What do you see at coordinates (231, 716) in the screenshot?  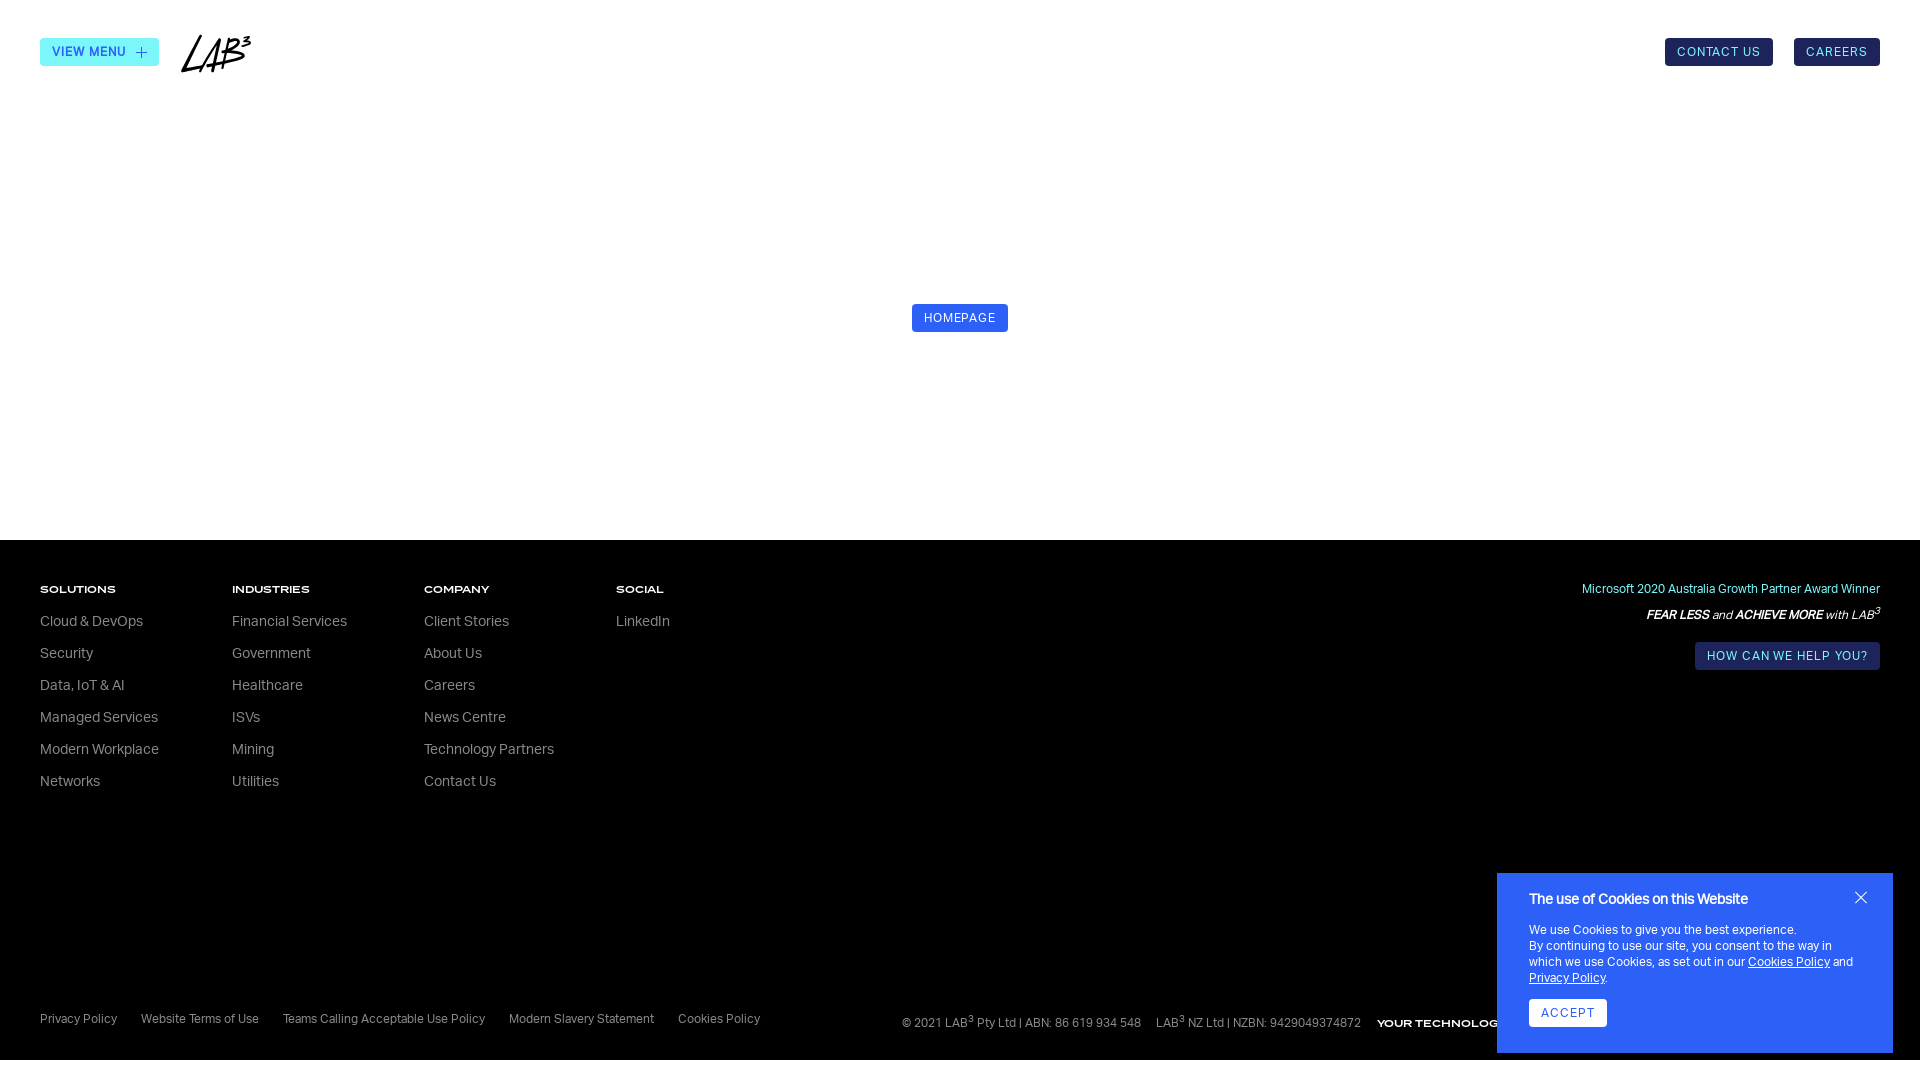 I see `'ISVs'` at bounding box center [231, 716].